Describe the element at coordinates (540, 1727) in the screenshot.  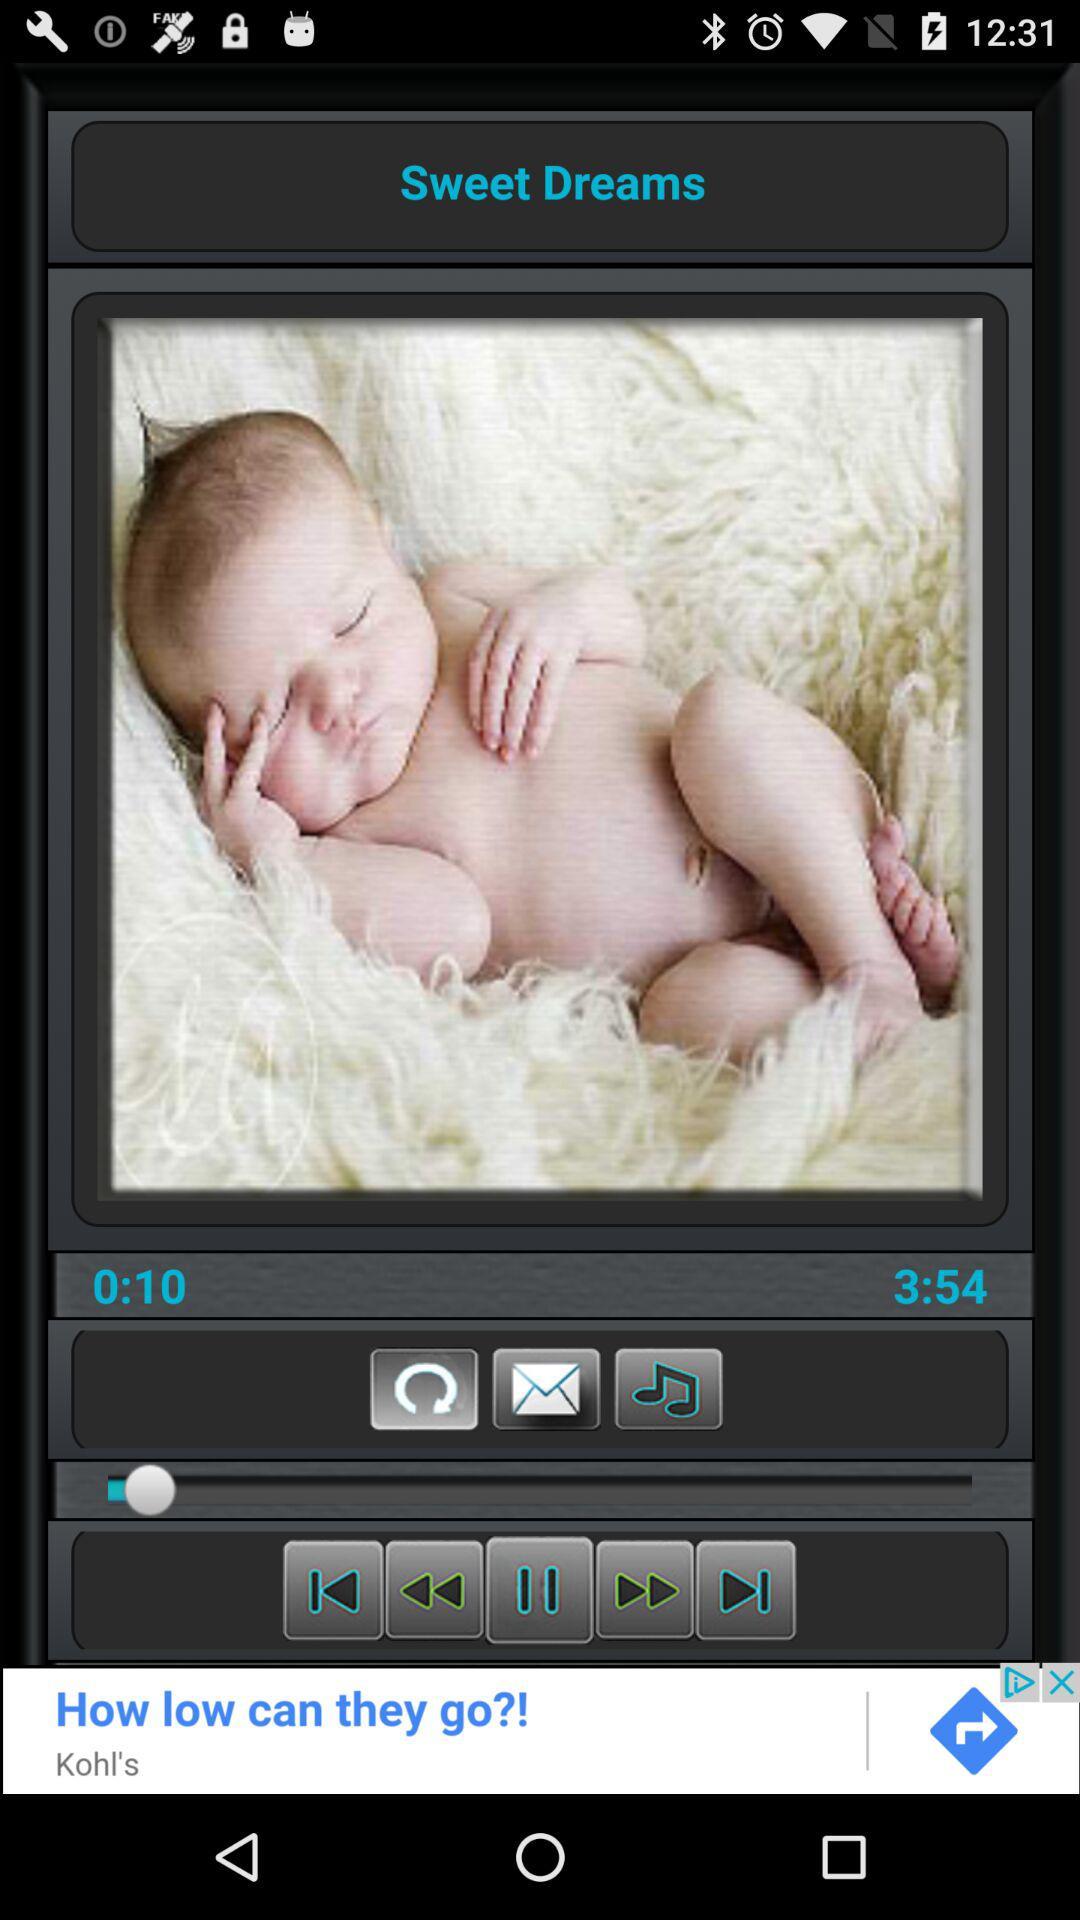
I see `advertisement button` at that location.